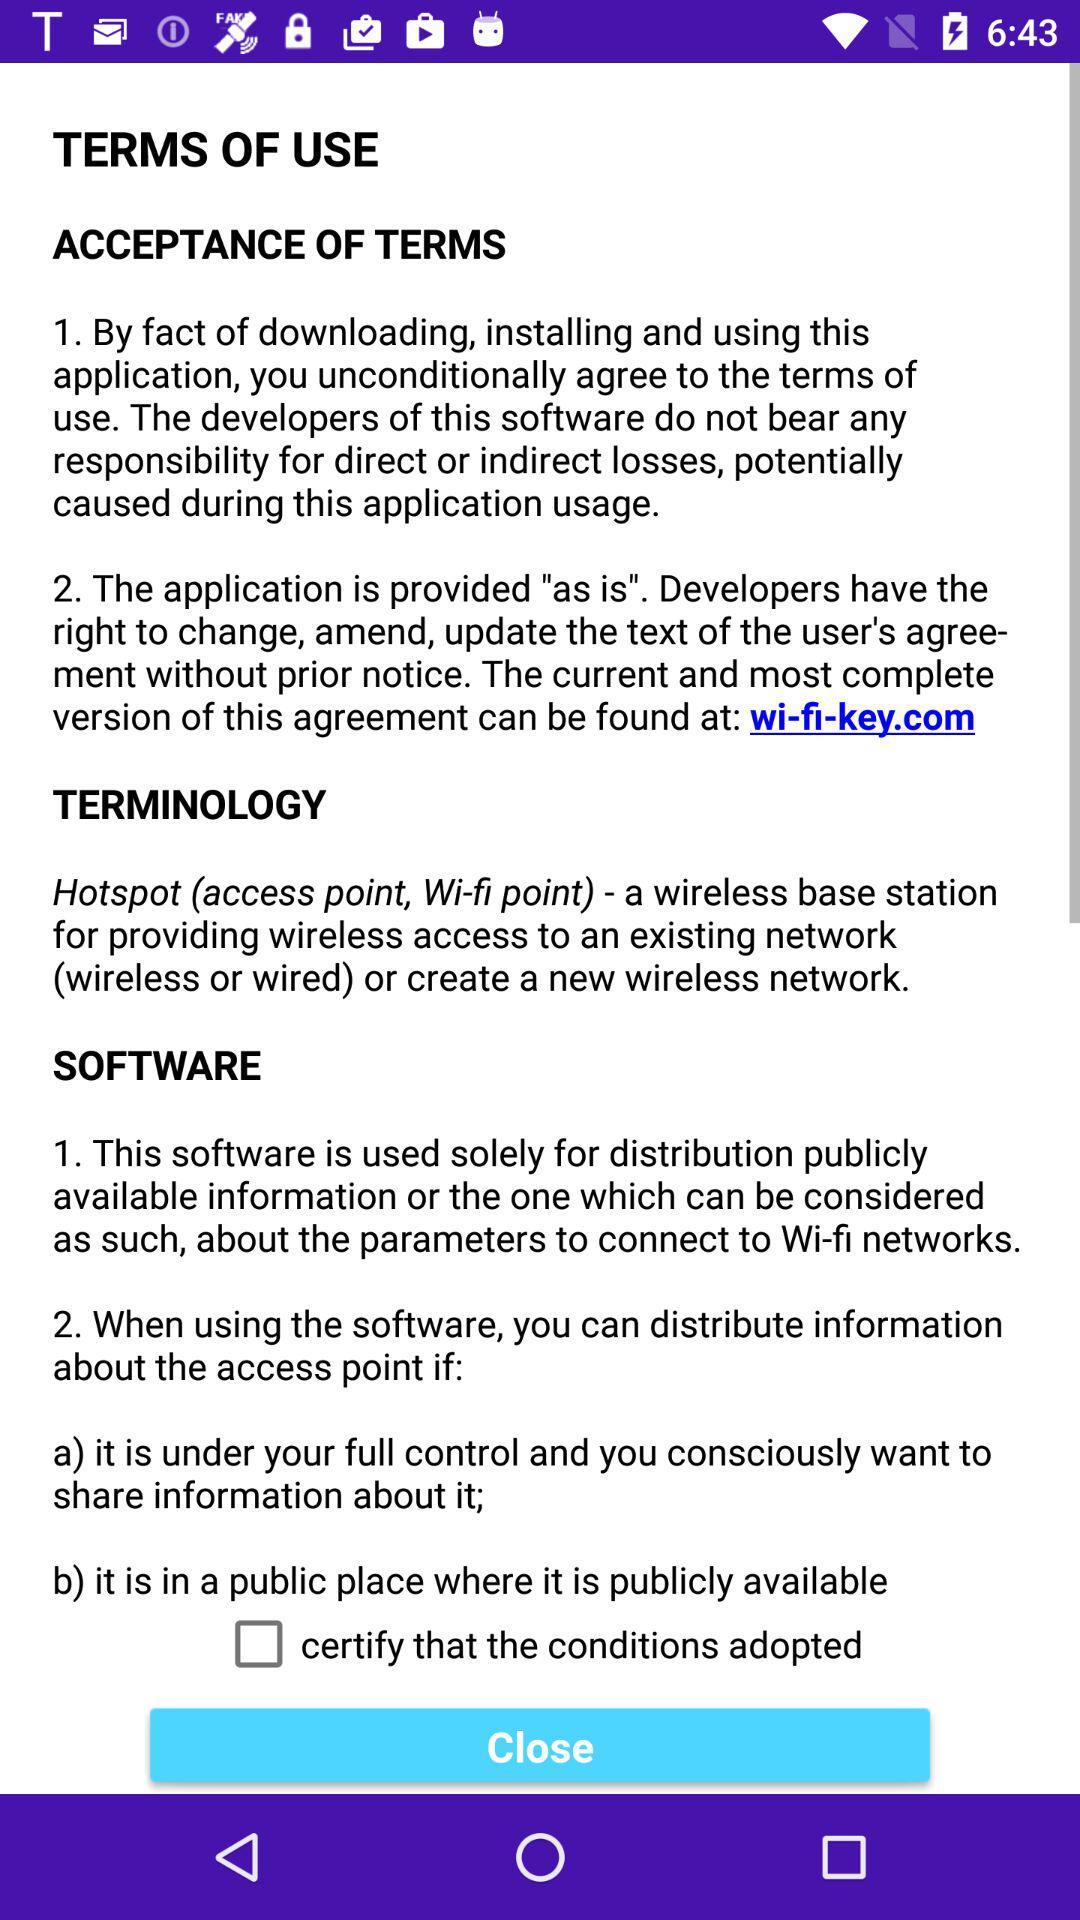 This screenshot has width=1080, height=1920. I want to click on icon below the terms of use icon, so click(540, 1644).